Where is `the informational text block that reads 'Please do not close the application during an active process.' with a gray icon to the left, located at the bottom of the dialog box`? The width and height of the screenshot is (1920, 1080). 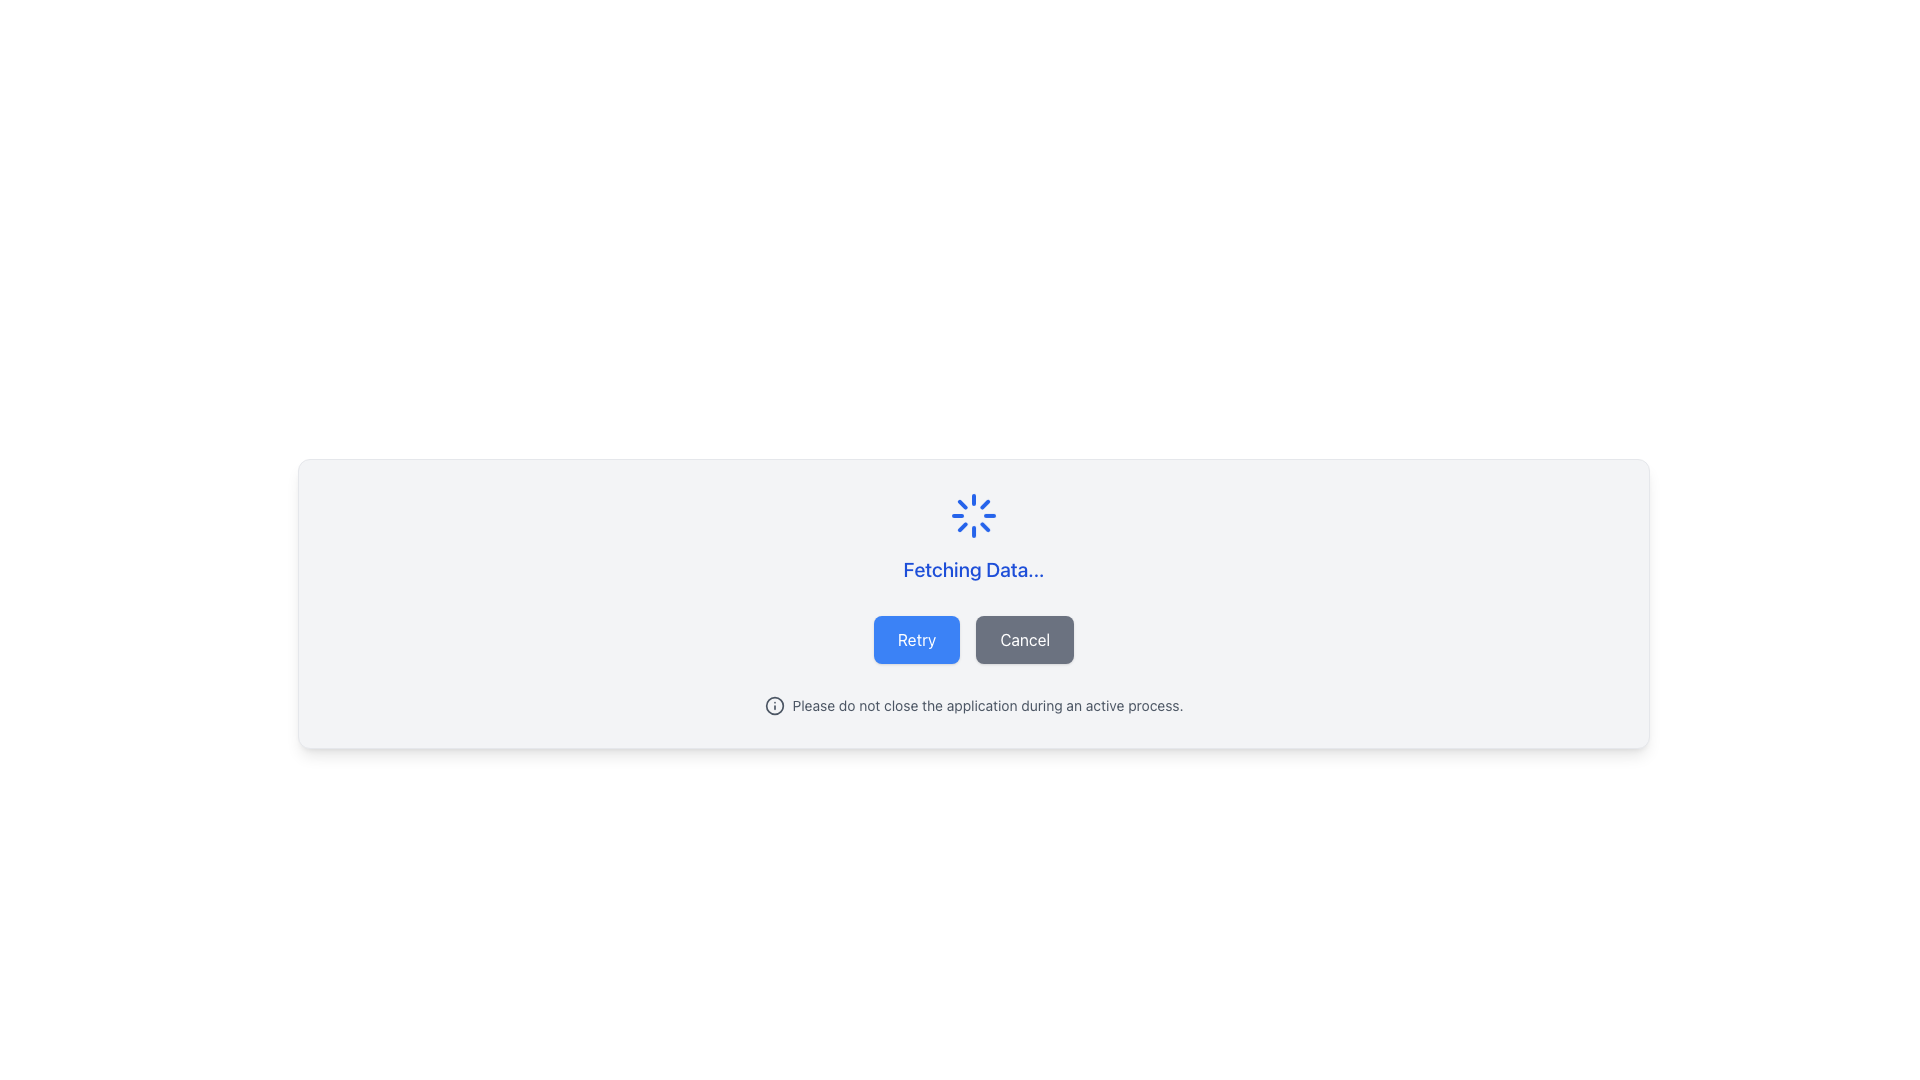 the informational text block that reads 'Please do not close the application during an active process.' with a gray icon to the left, located at the bottom of the dialog box is located at coordinates (974, 704).